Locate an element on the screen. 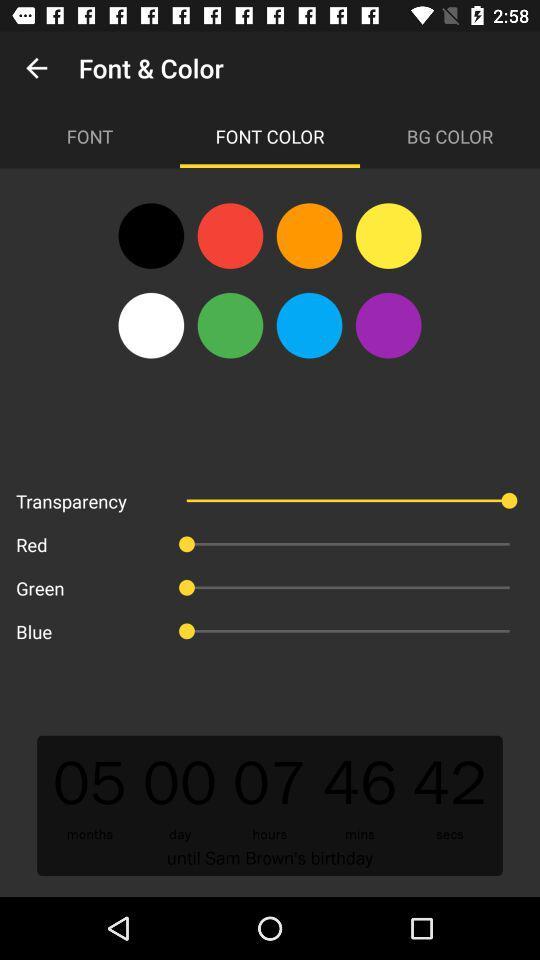 The width and height of the screenshot is (540, 960). item above the font item is located at coordinates (36, 68).